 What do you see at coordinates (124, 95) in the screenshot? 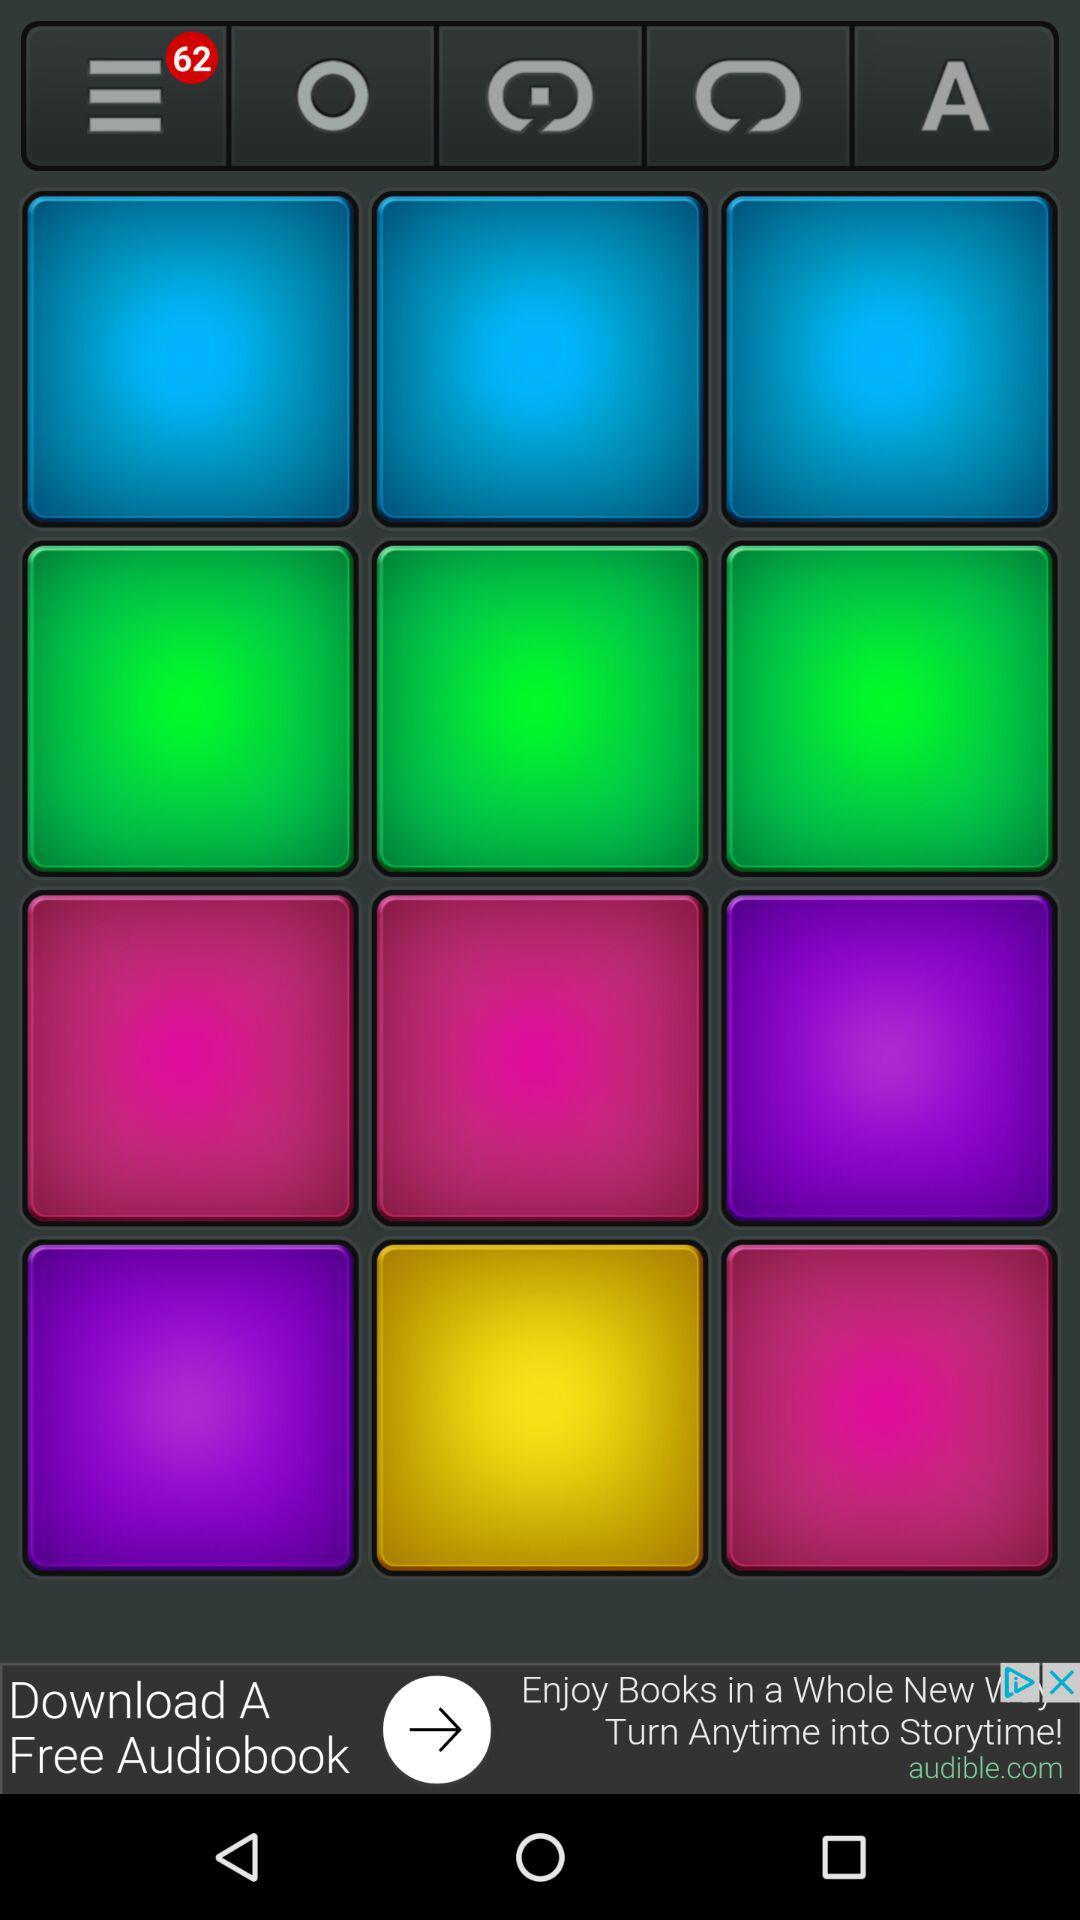
I see `the menu icon` at bounding box center [124, 95].